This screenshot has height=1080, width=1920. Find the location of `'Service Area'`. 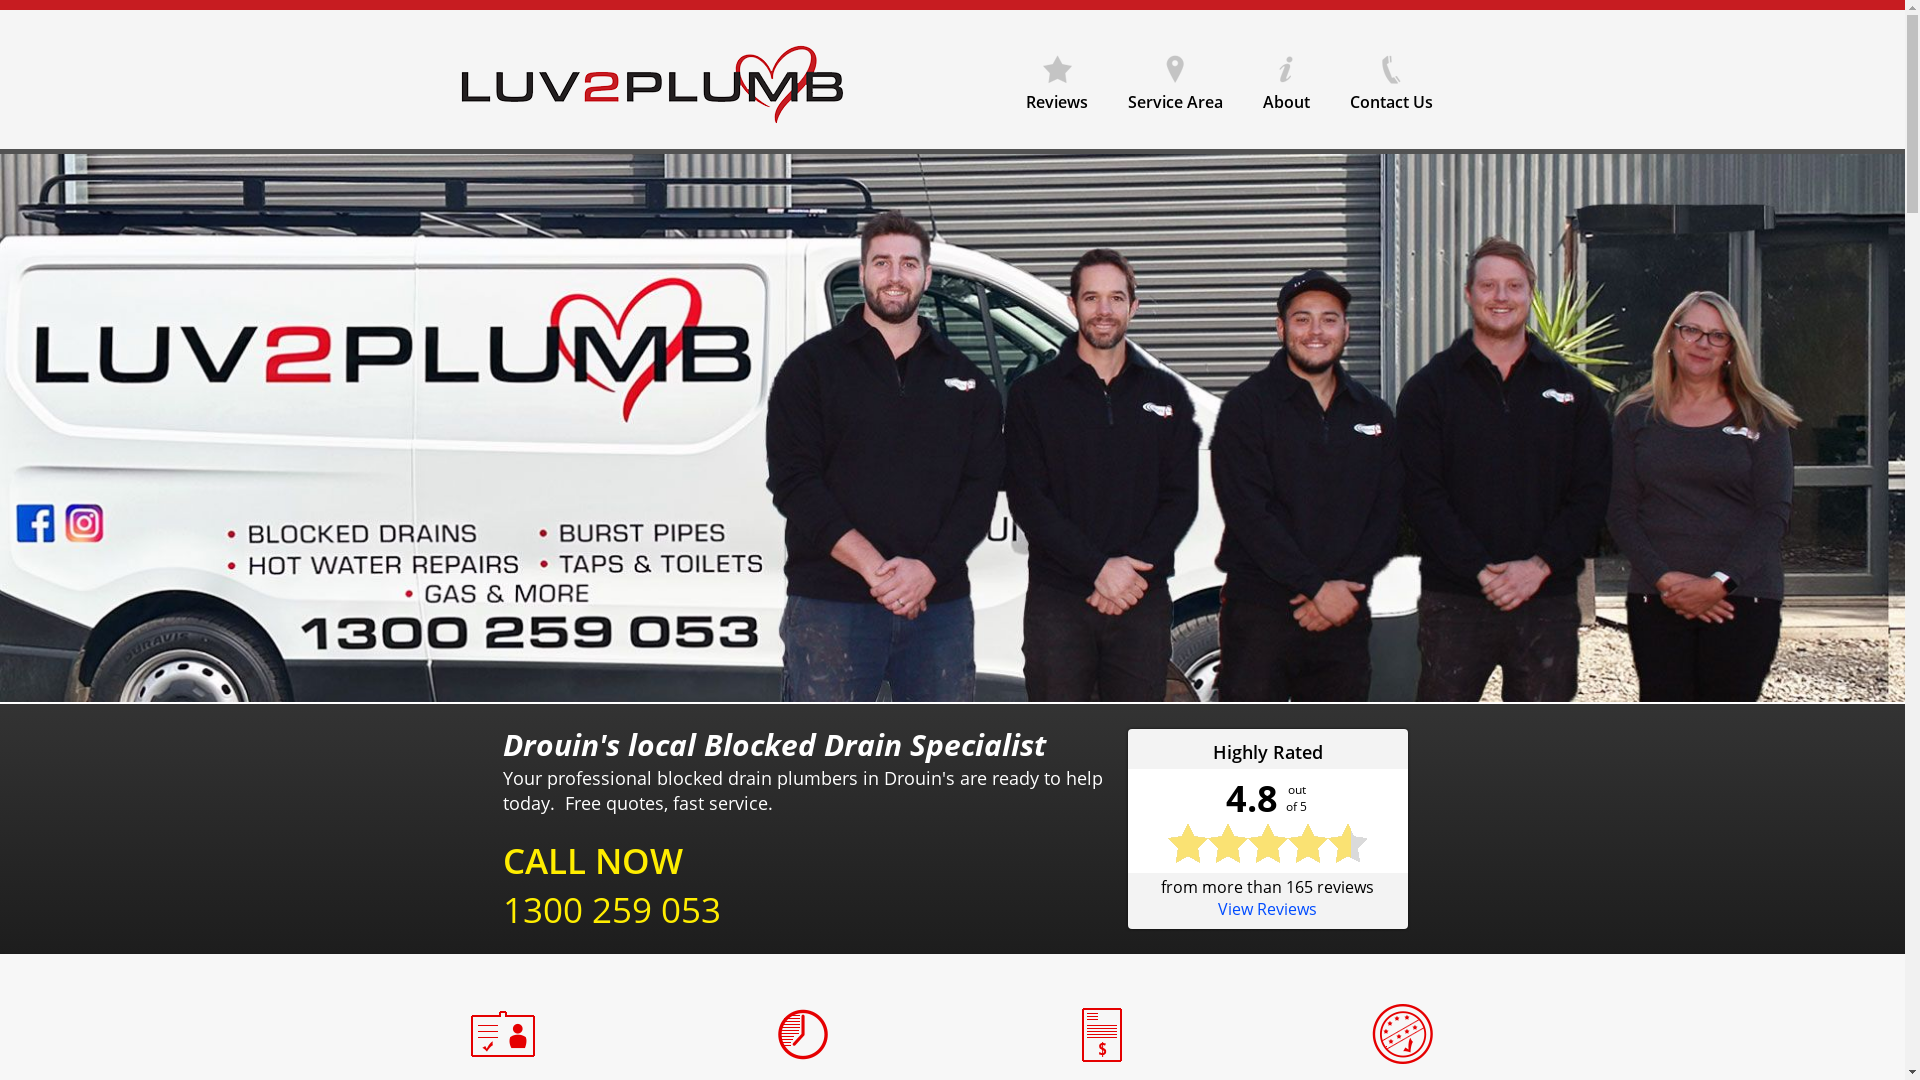

'Service Area' is located at coordinates (1107, 75).